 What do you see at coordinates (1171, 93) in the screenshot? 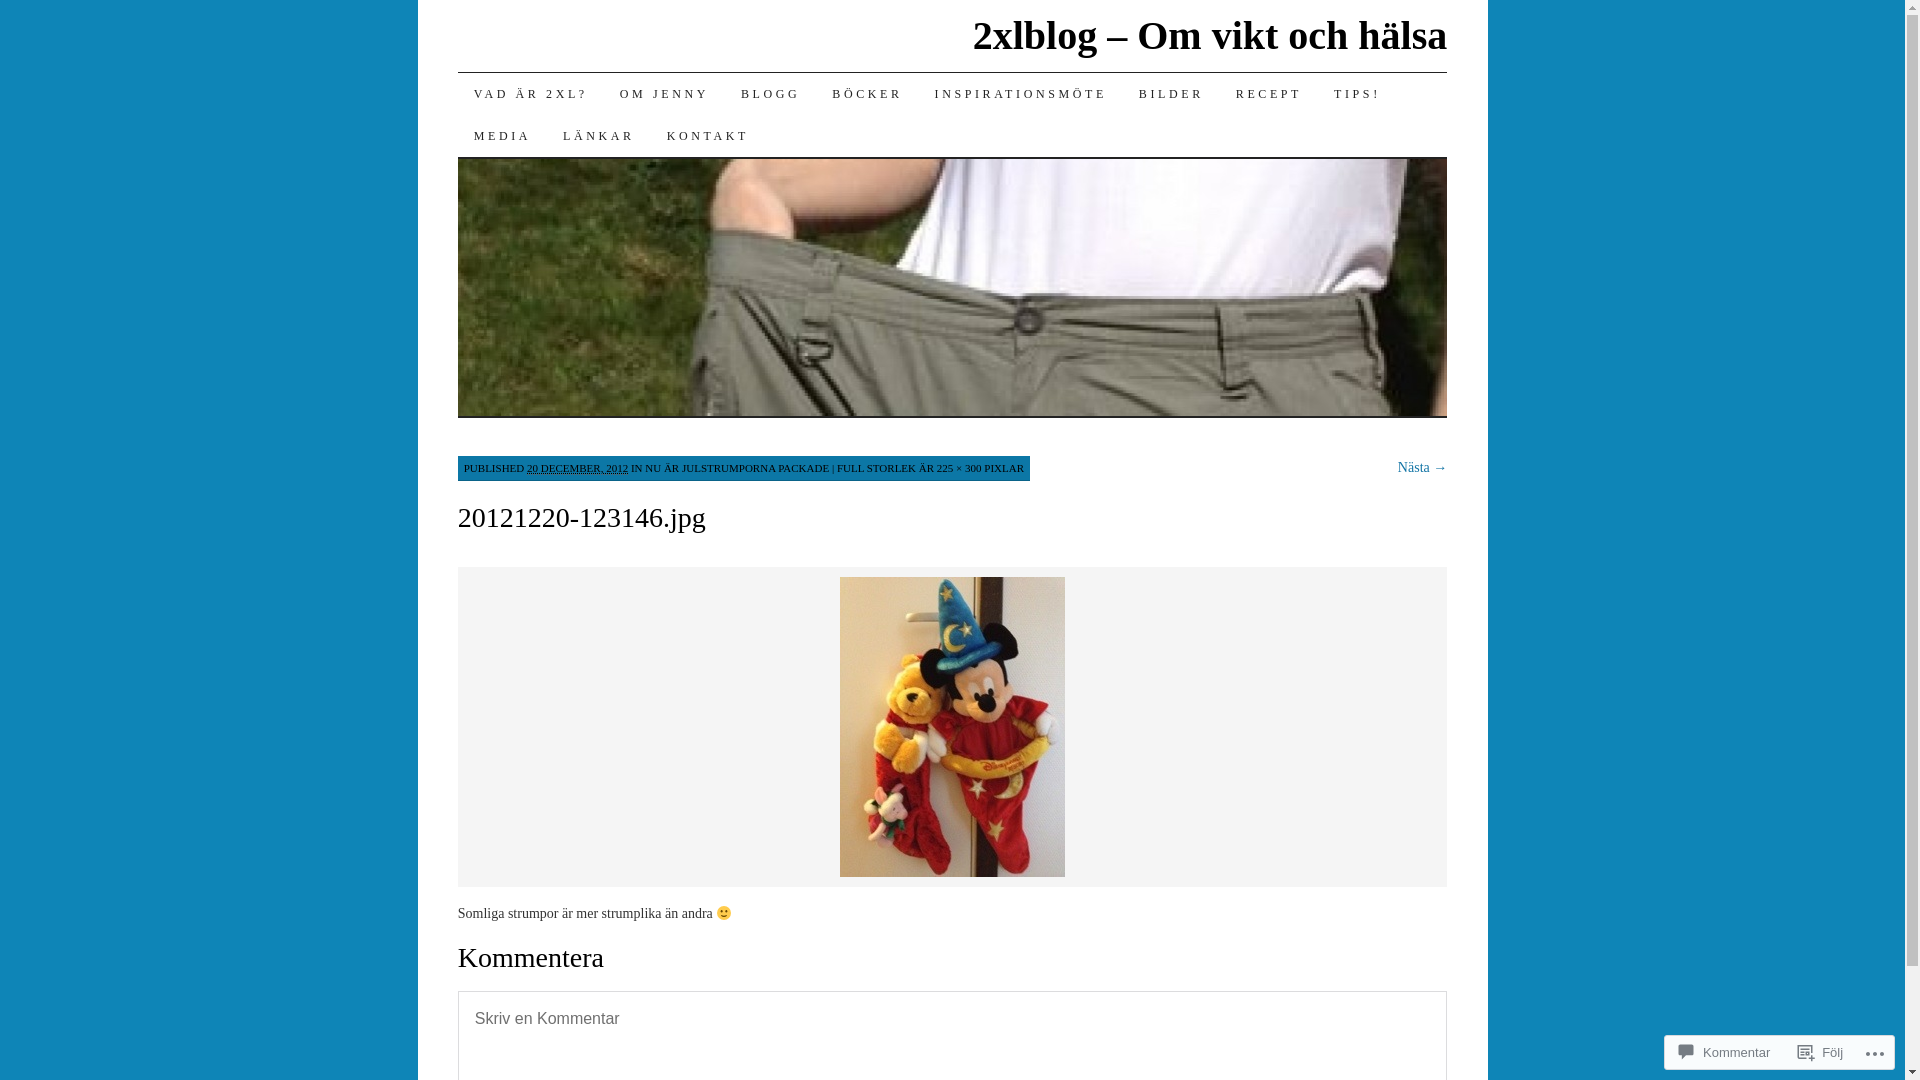
I see `'BILDER'` at bounding box center [1171, 93].